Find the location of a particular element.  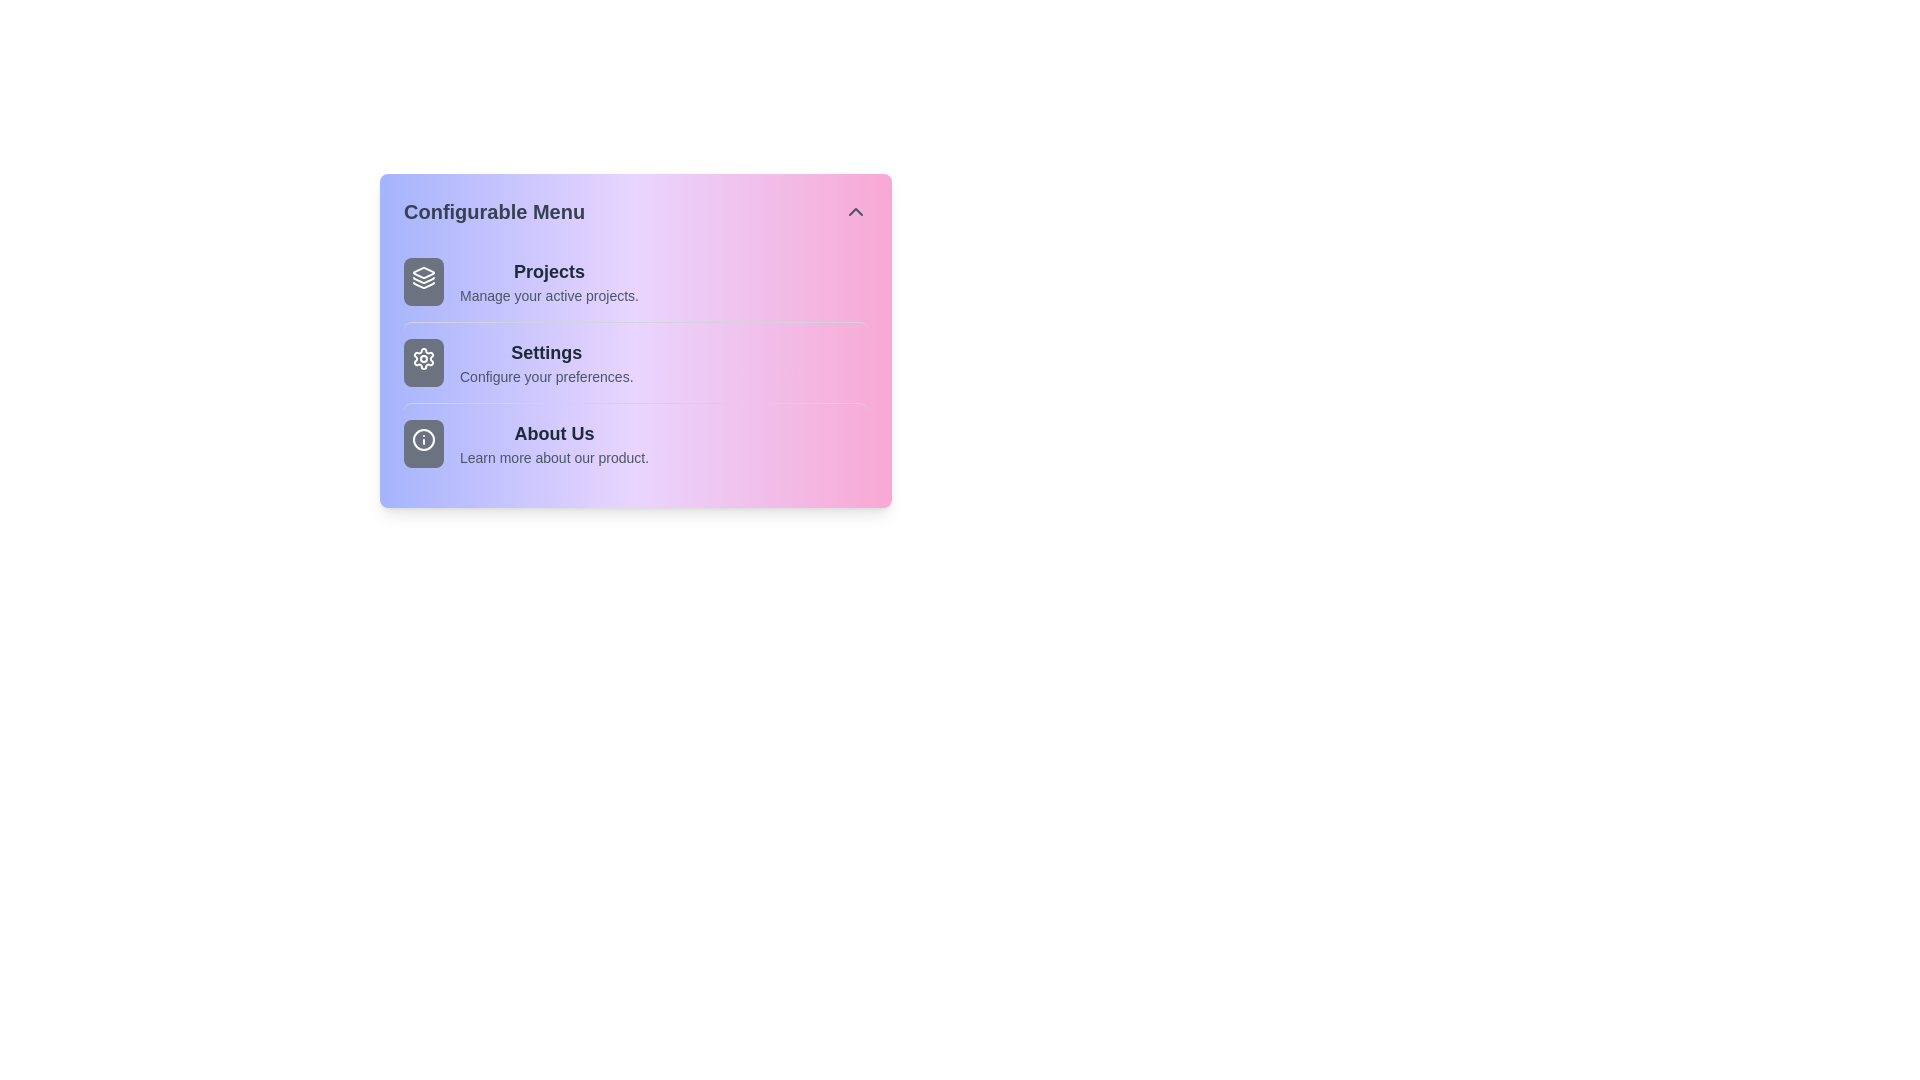

the menu item About Us by clicking on it is located at coordinates (634, 442).